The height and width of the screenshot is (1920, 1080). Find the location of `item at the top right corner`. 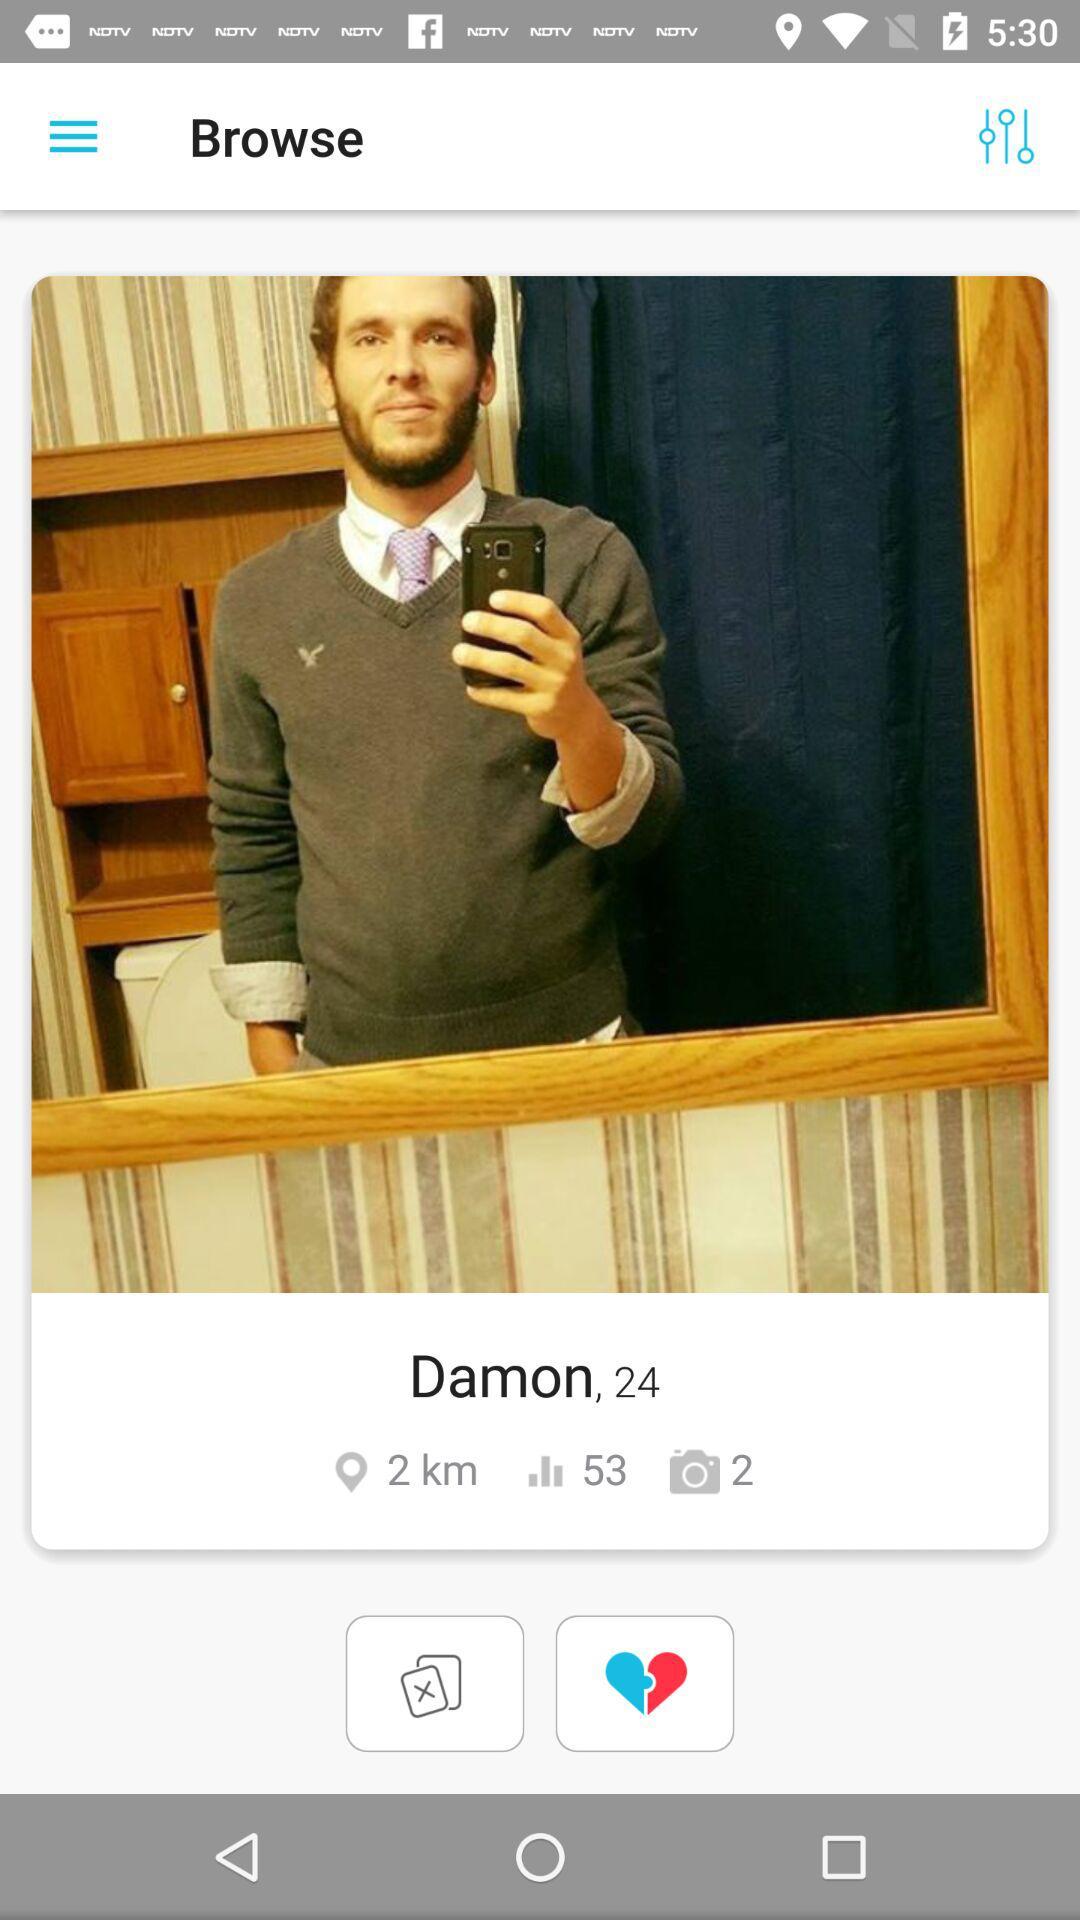

item at the top right corner is located at coordinates (1006, 135).